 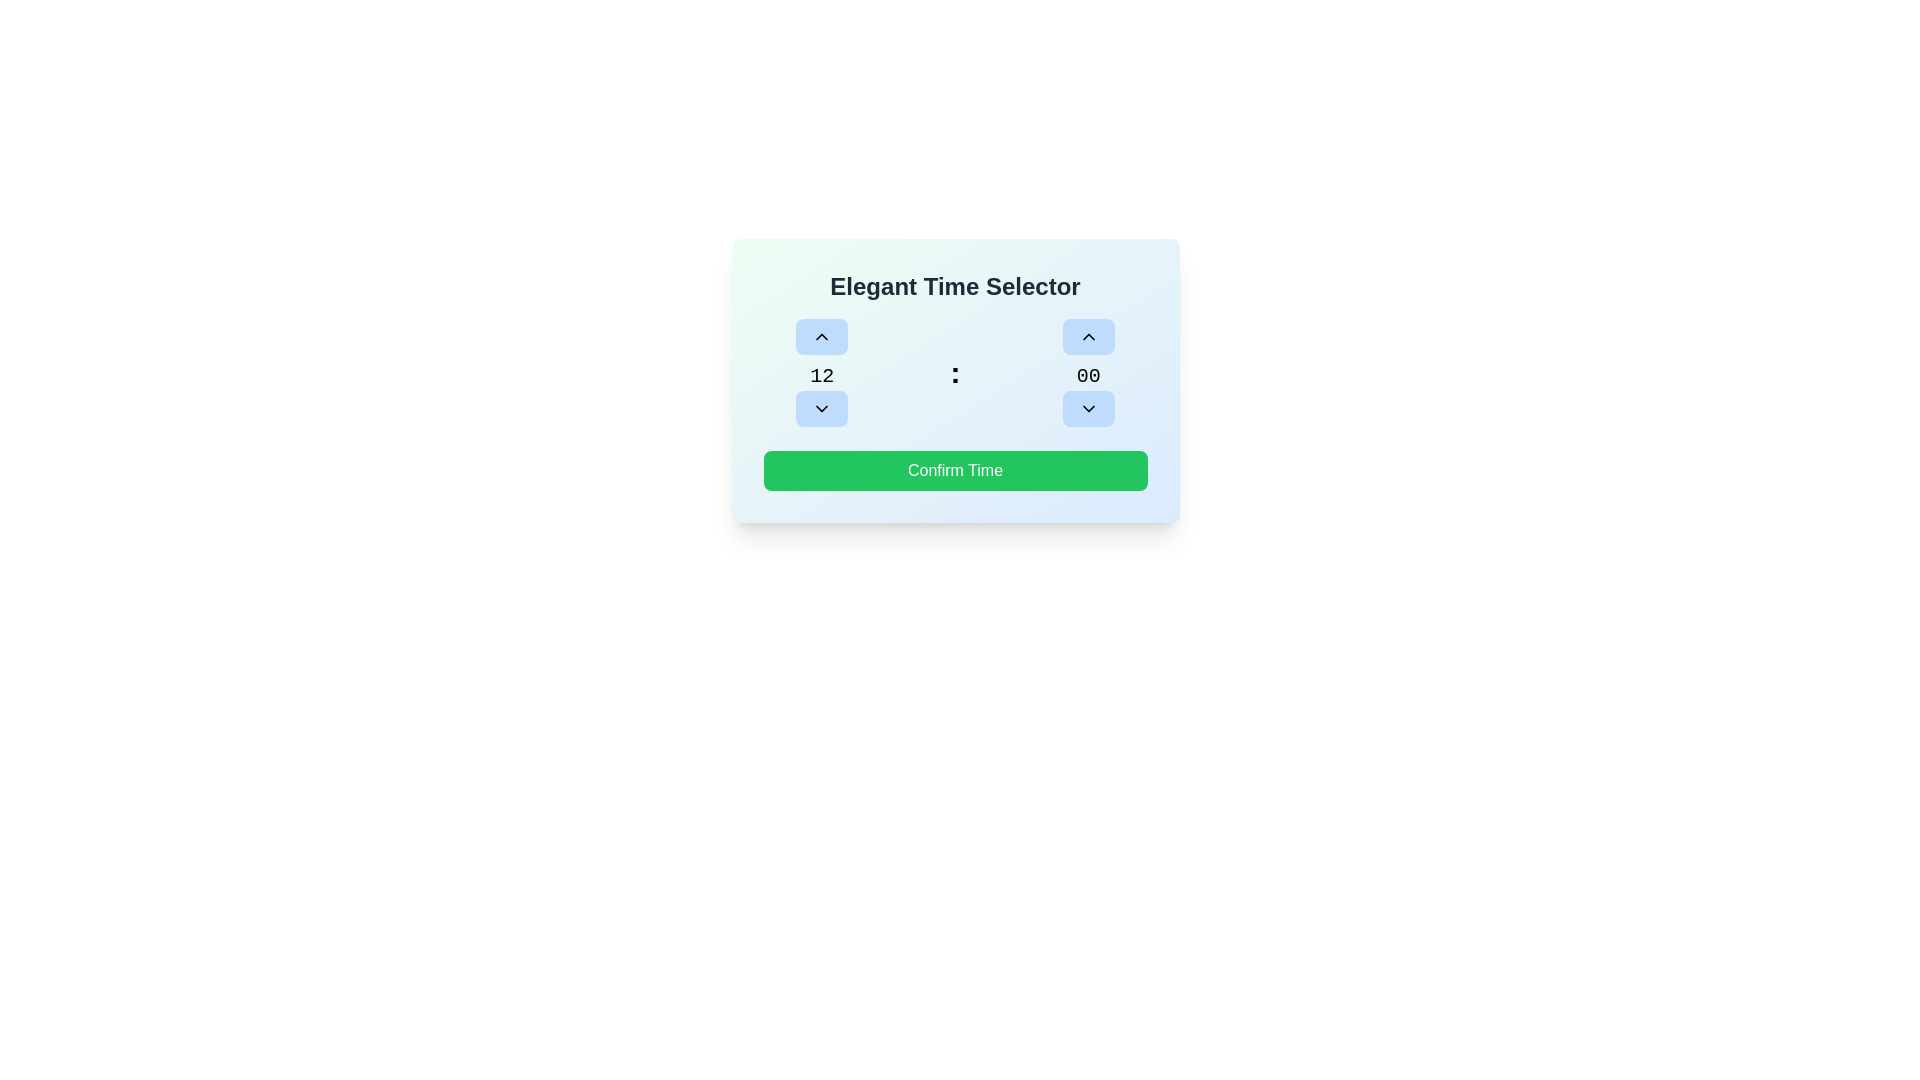 What do you see at coordinates (822, 373) in the screenshot?
I see `the Text display that shows the current hour value in the time selector interface, located in the left column of a three-column layout` at bounding box center [822, 373].